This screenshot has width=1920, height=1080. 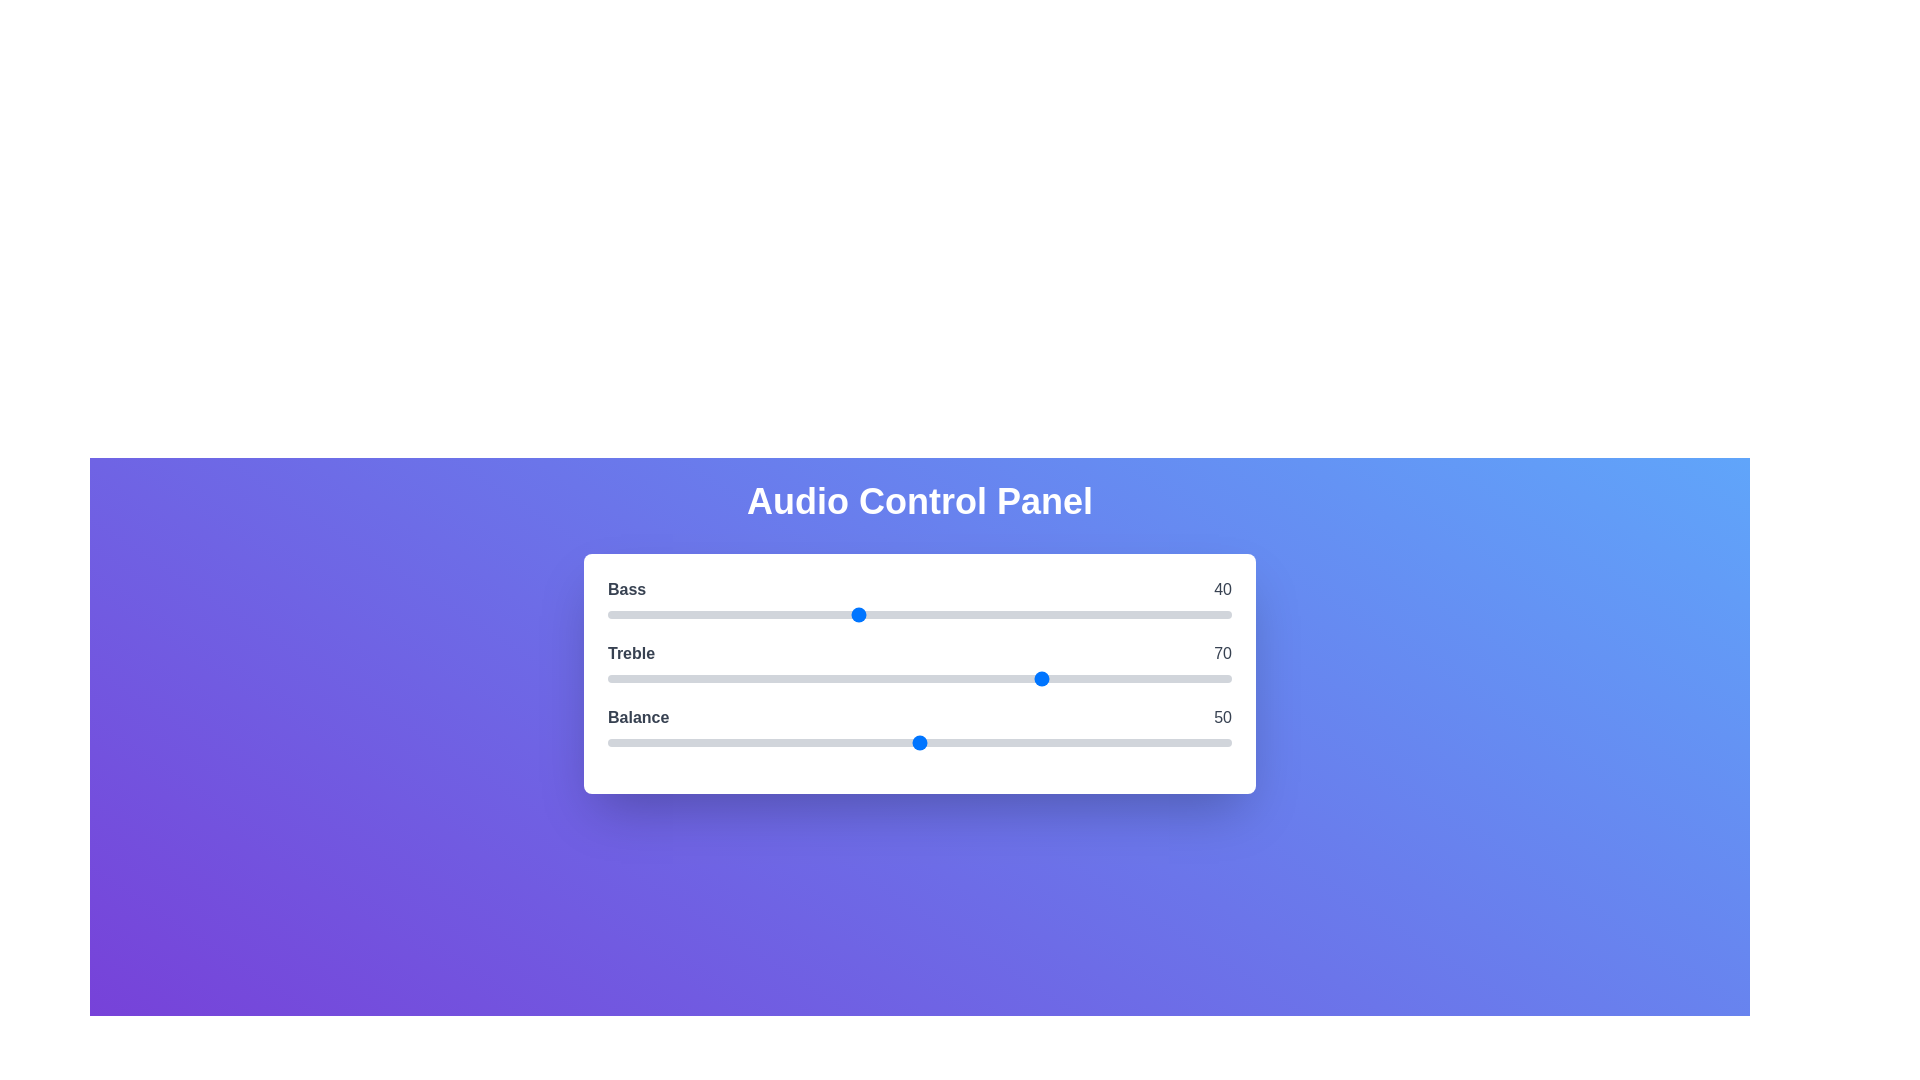 I want to click on the 1 slider to 17, so click(x=714, y=677).